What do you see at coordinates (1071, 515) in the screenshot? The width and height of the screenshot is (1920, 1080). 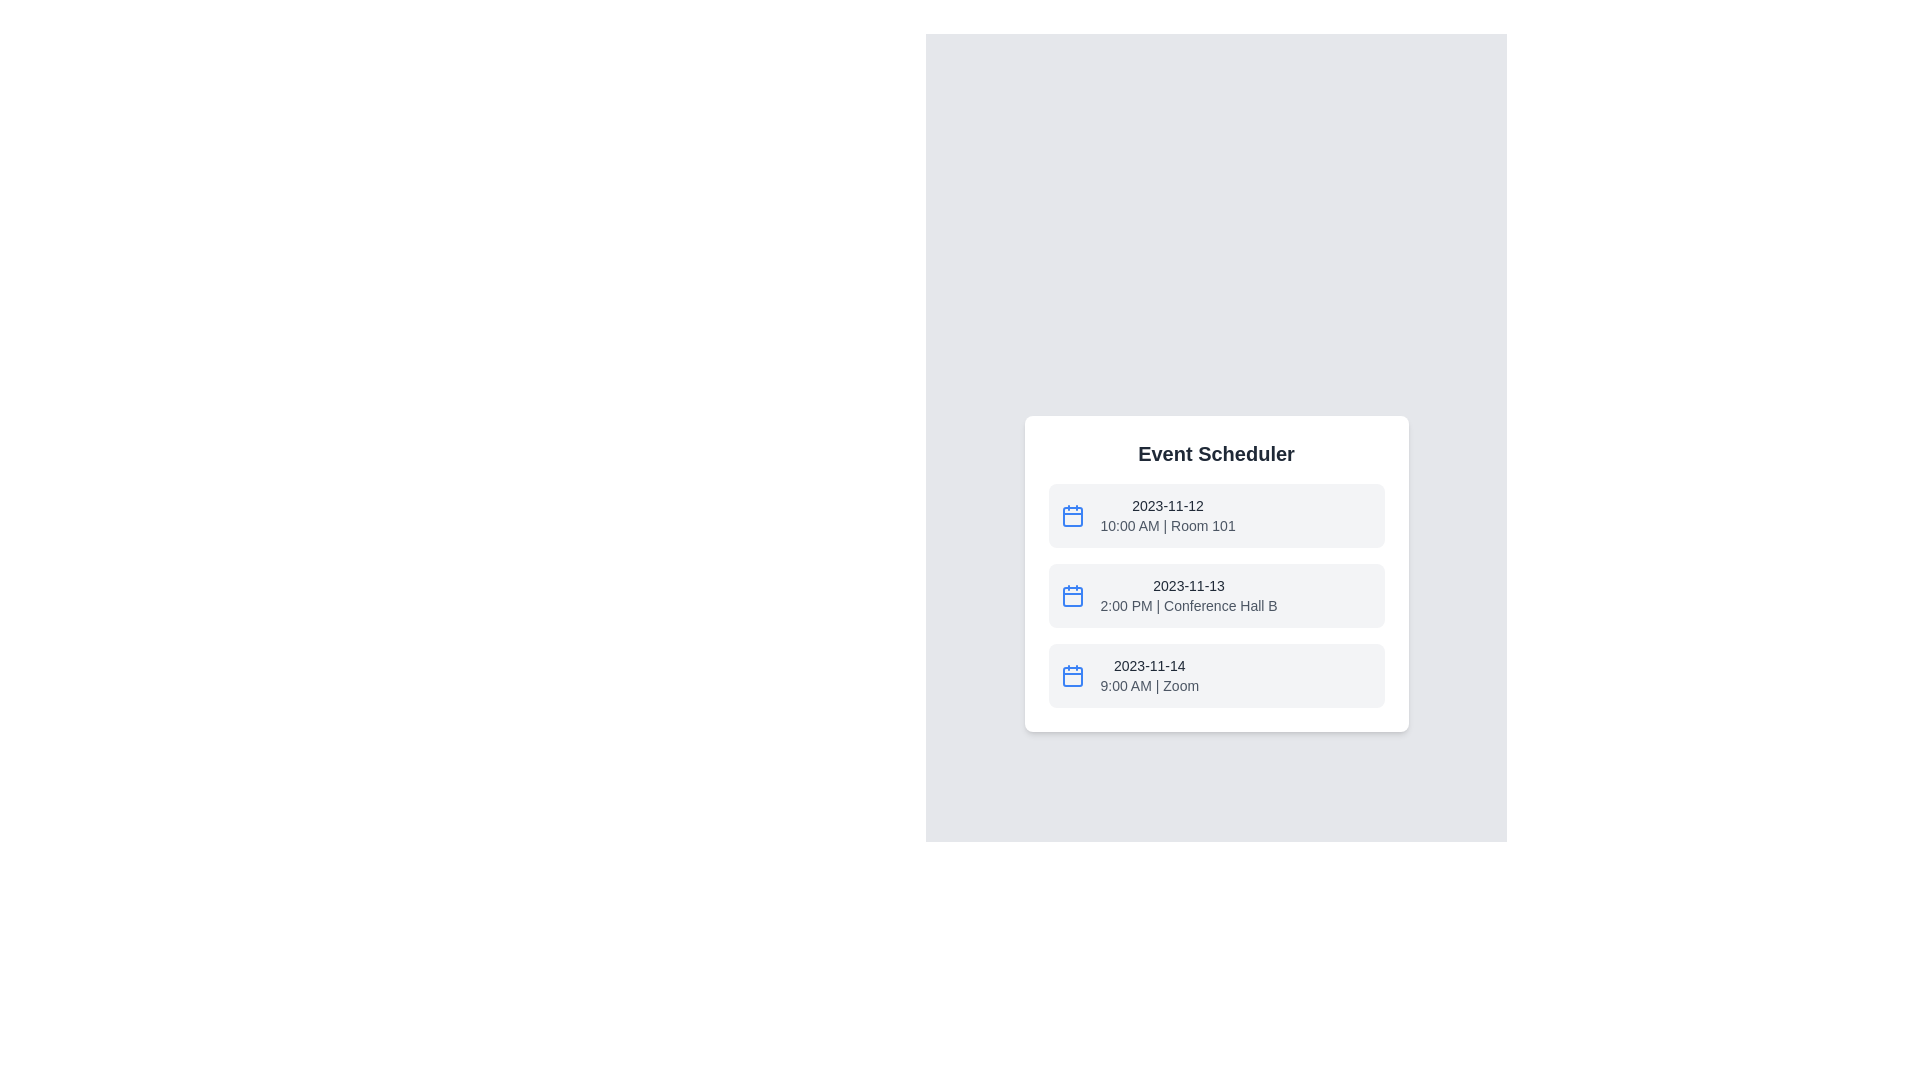 I see `the calendar icon, which is styled with a blue hue and features a modern, minimalistic design, located to the left of the text '2023-11-12 10:00 AM | Room 101'` at bounding box center [1071, 515].